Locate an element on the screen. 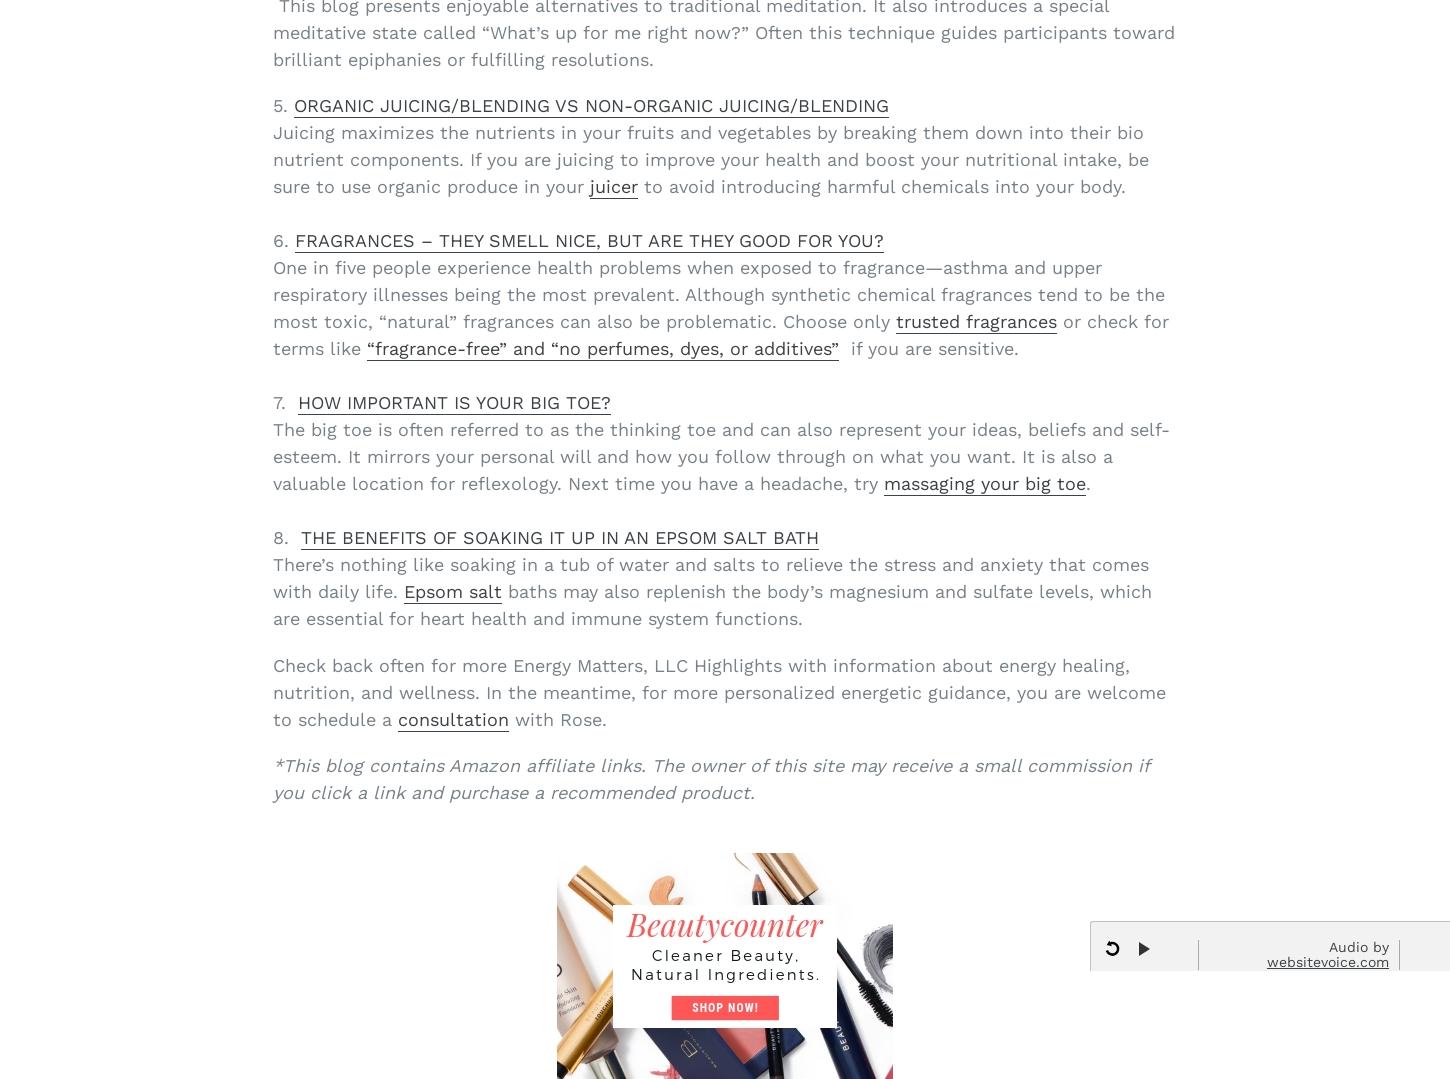  'HOW IMPORTANT IS YOUR BIG TOE?' is located at coordinates (453, 401).